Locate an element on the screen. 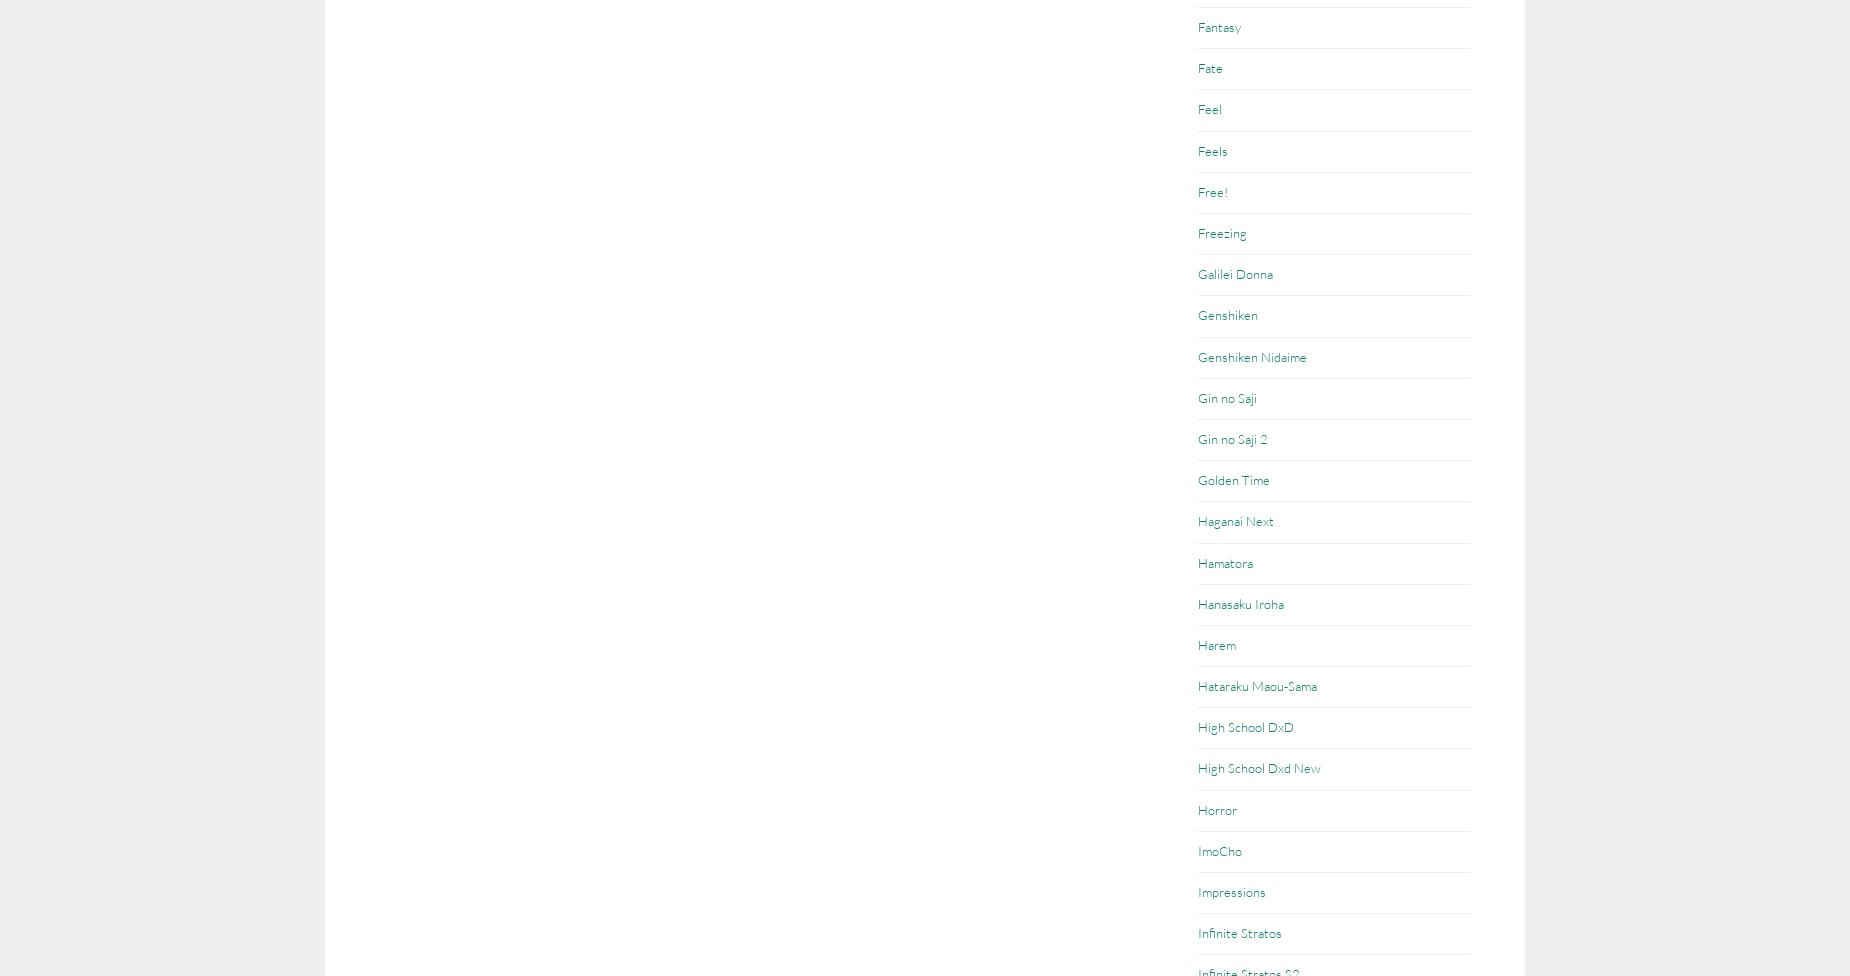 The image size is (1850, 976). 'Freezing' is located at coordinates (1197, 231).